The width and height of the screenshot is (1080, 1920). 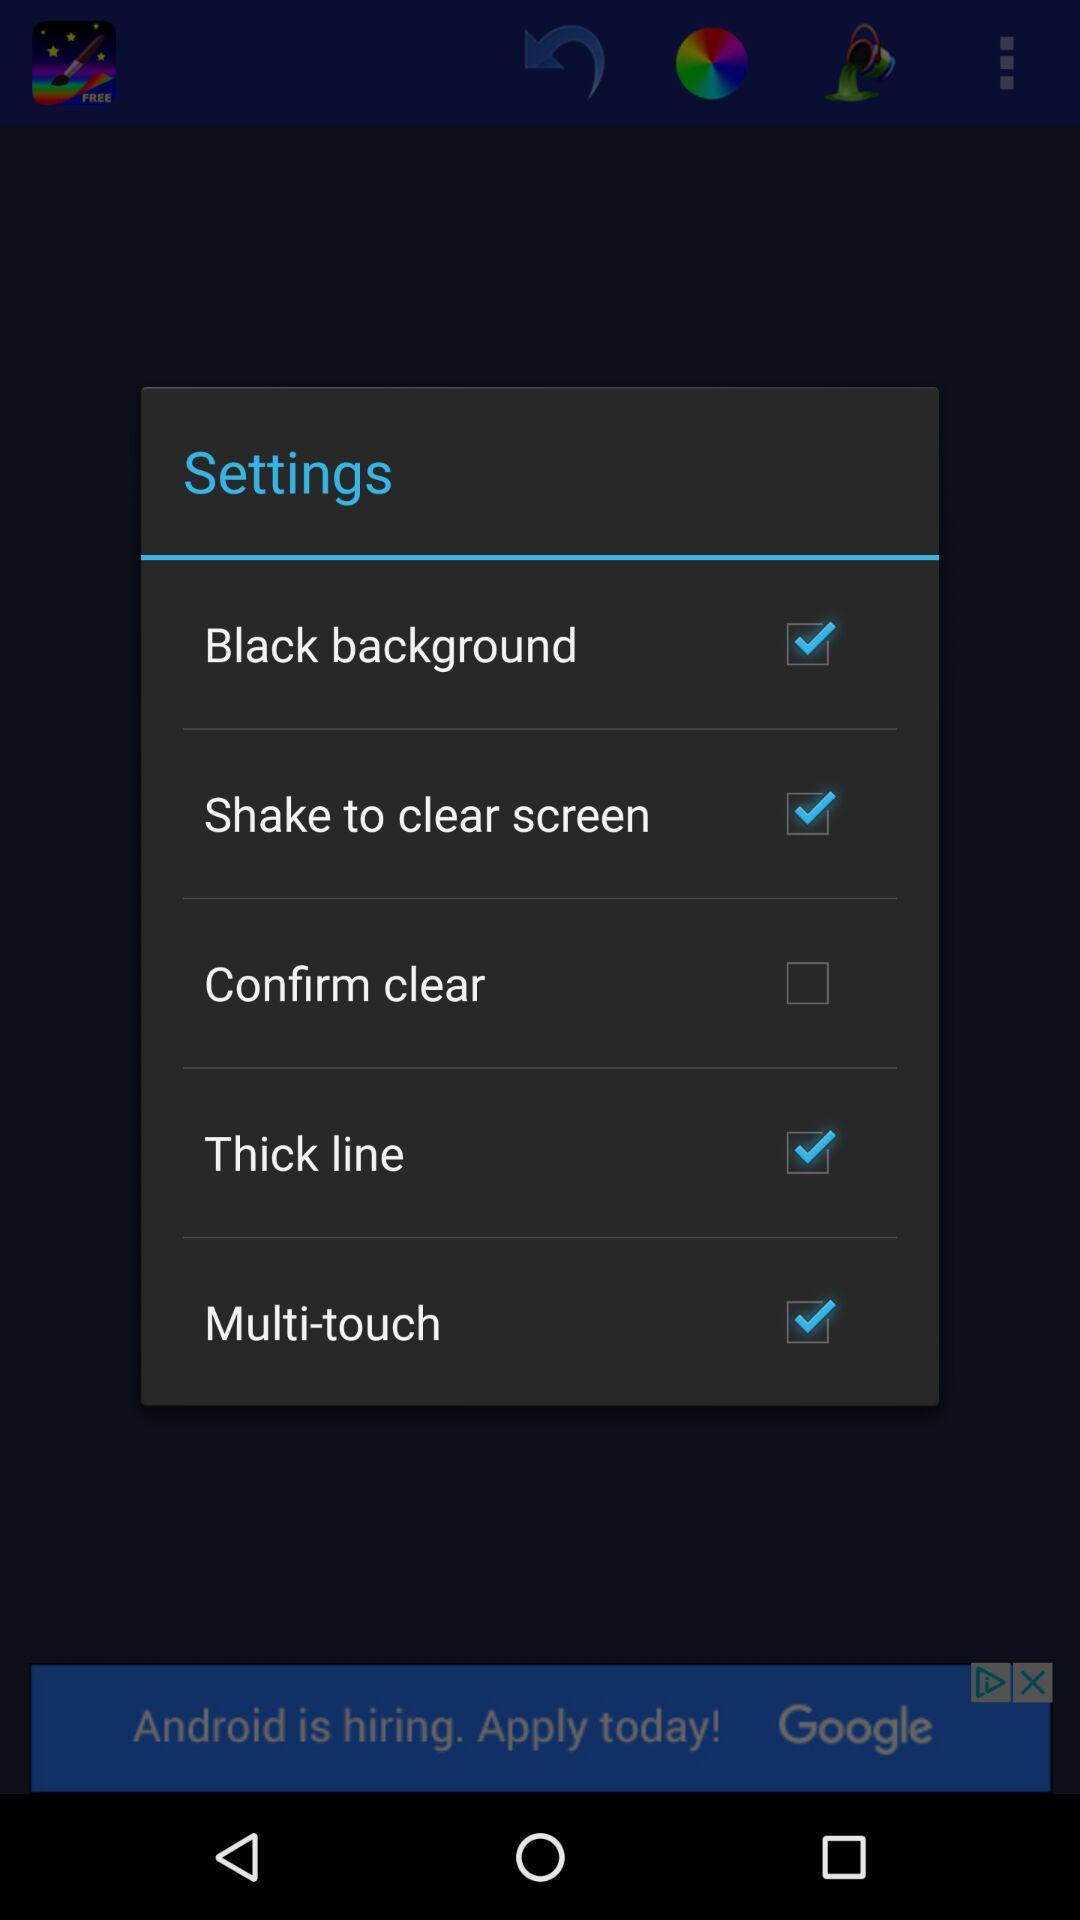 I want to click on item below shake to clear item, so click(x=343, y=982).